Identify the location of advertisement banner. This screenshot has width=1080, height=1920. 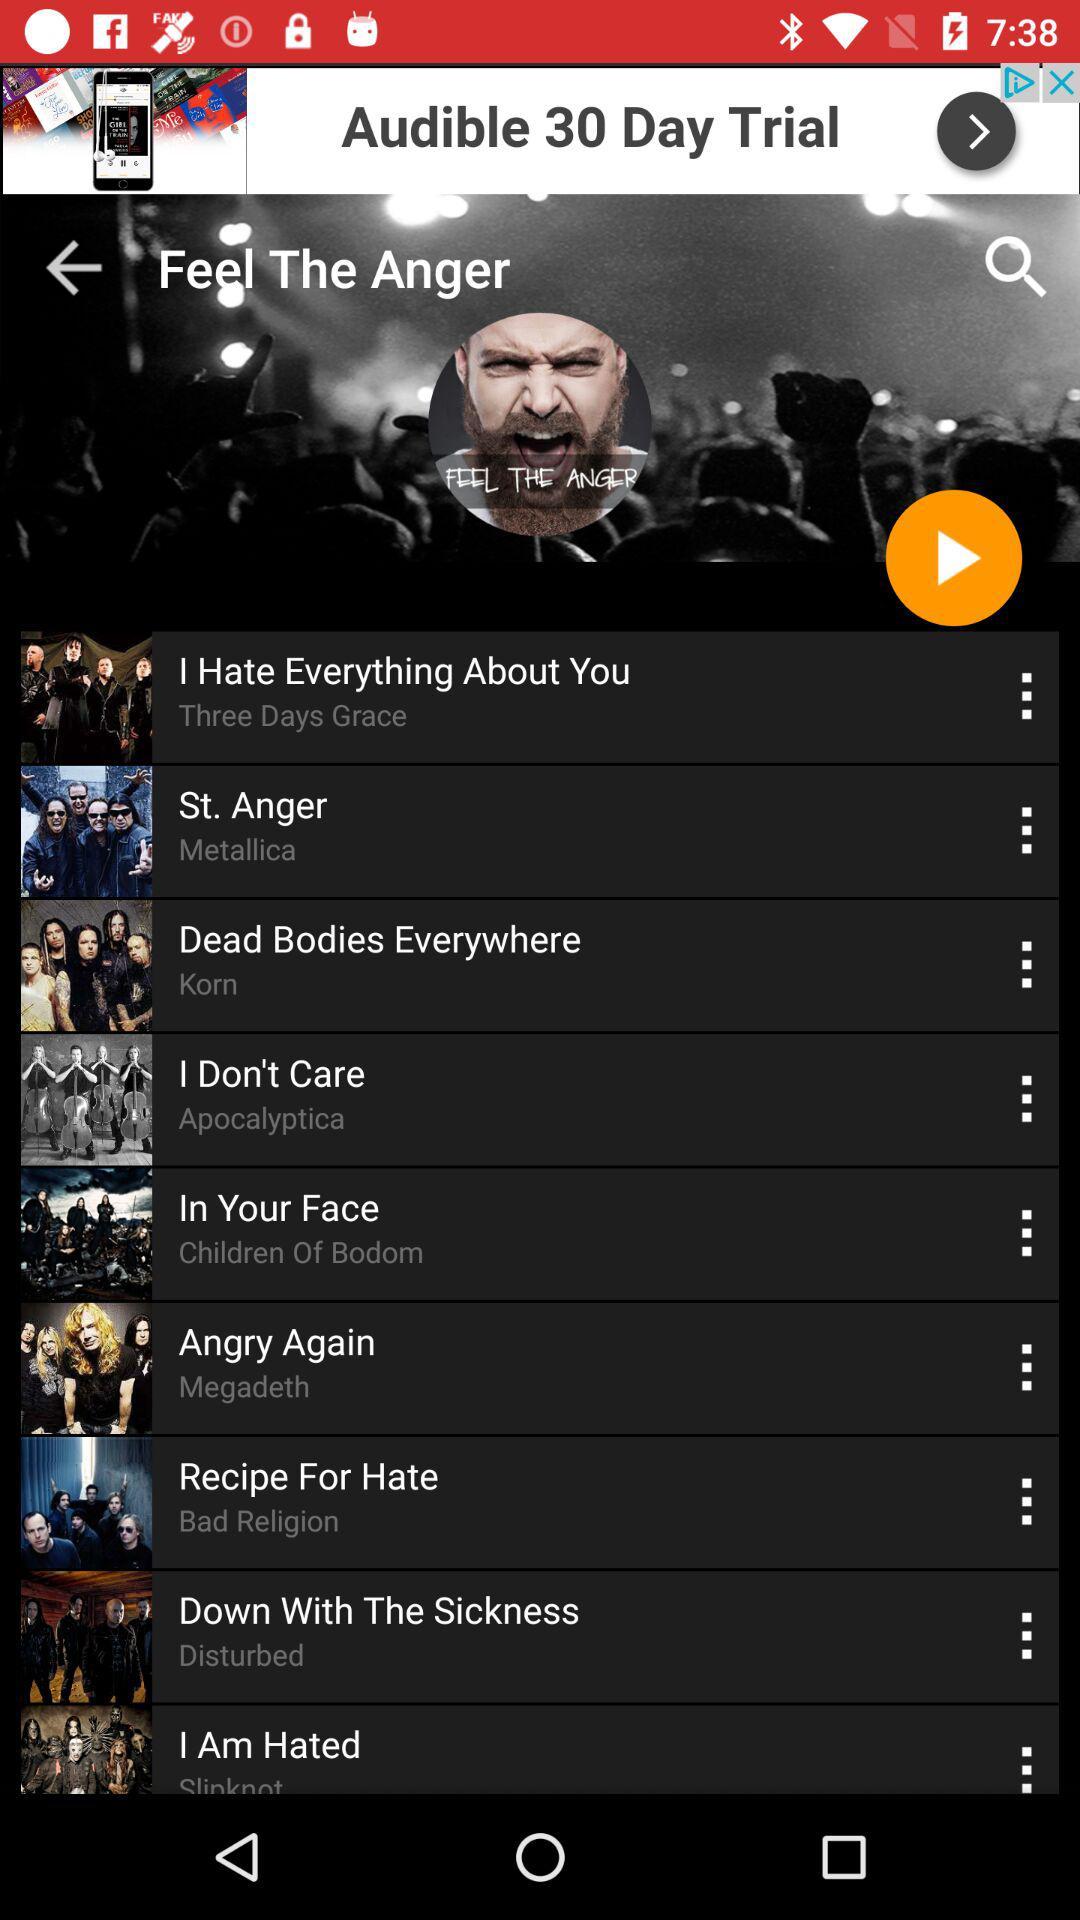
(540, 127).